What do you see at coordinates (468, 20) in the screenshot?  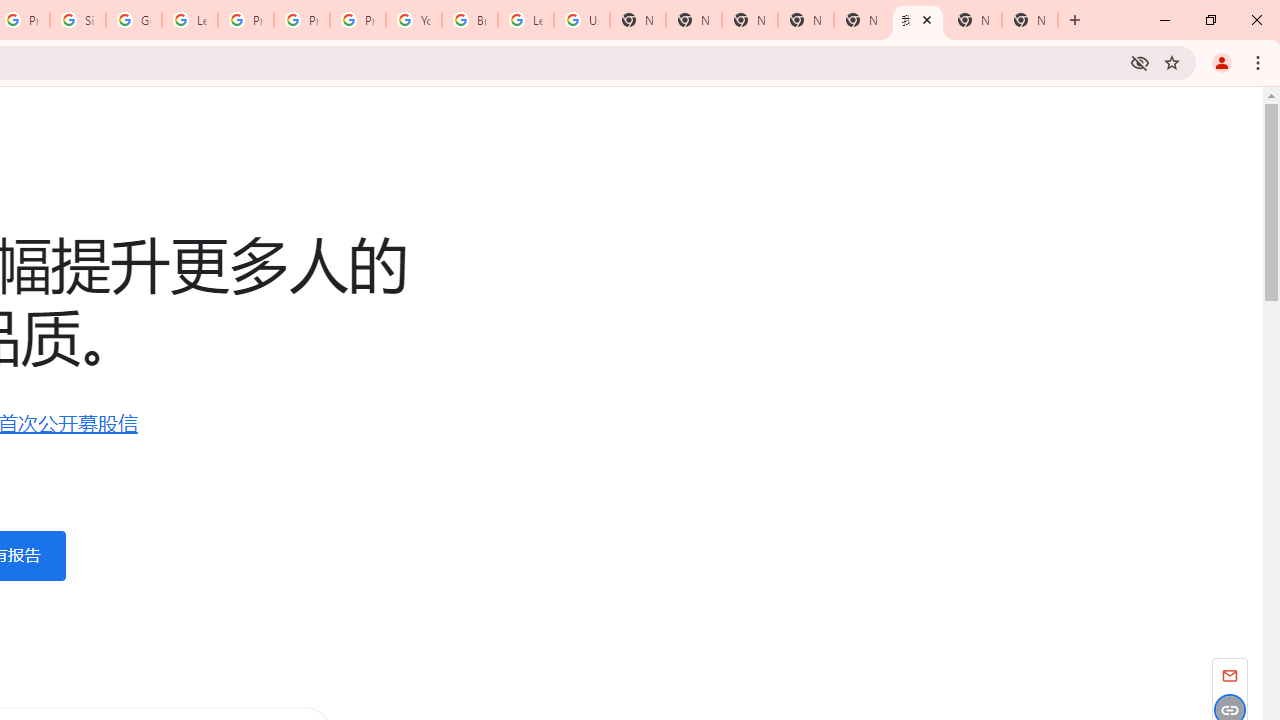 I see `'Browse Chrome as a guest - Computer - Google Chrome Help'` at bounding box center [468, 20].